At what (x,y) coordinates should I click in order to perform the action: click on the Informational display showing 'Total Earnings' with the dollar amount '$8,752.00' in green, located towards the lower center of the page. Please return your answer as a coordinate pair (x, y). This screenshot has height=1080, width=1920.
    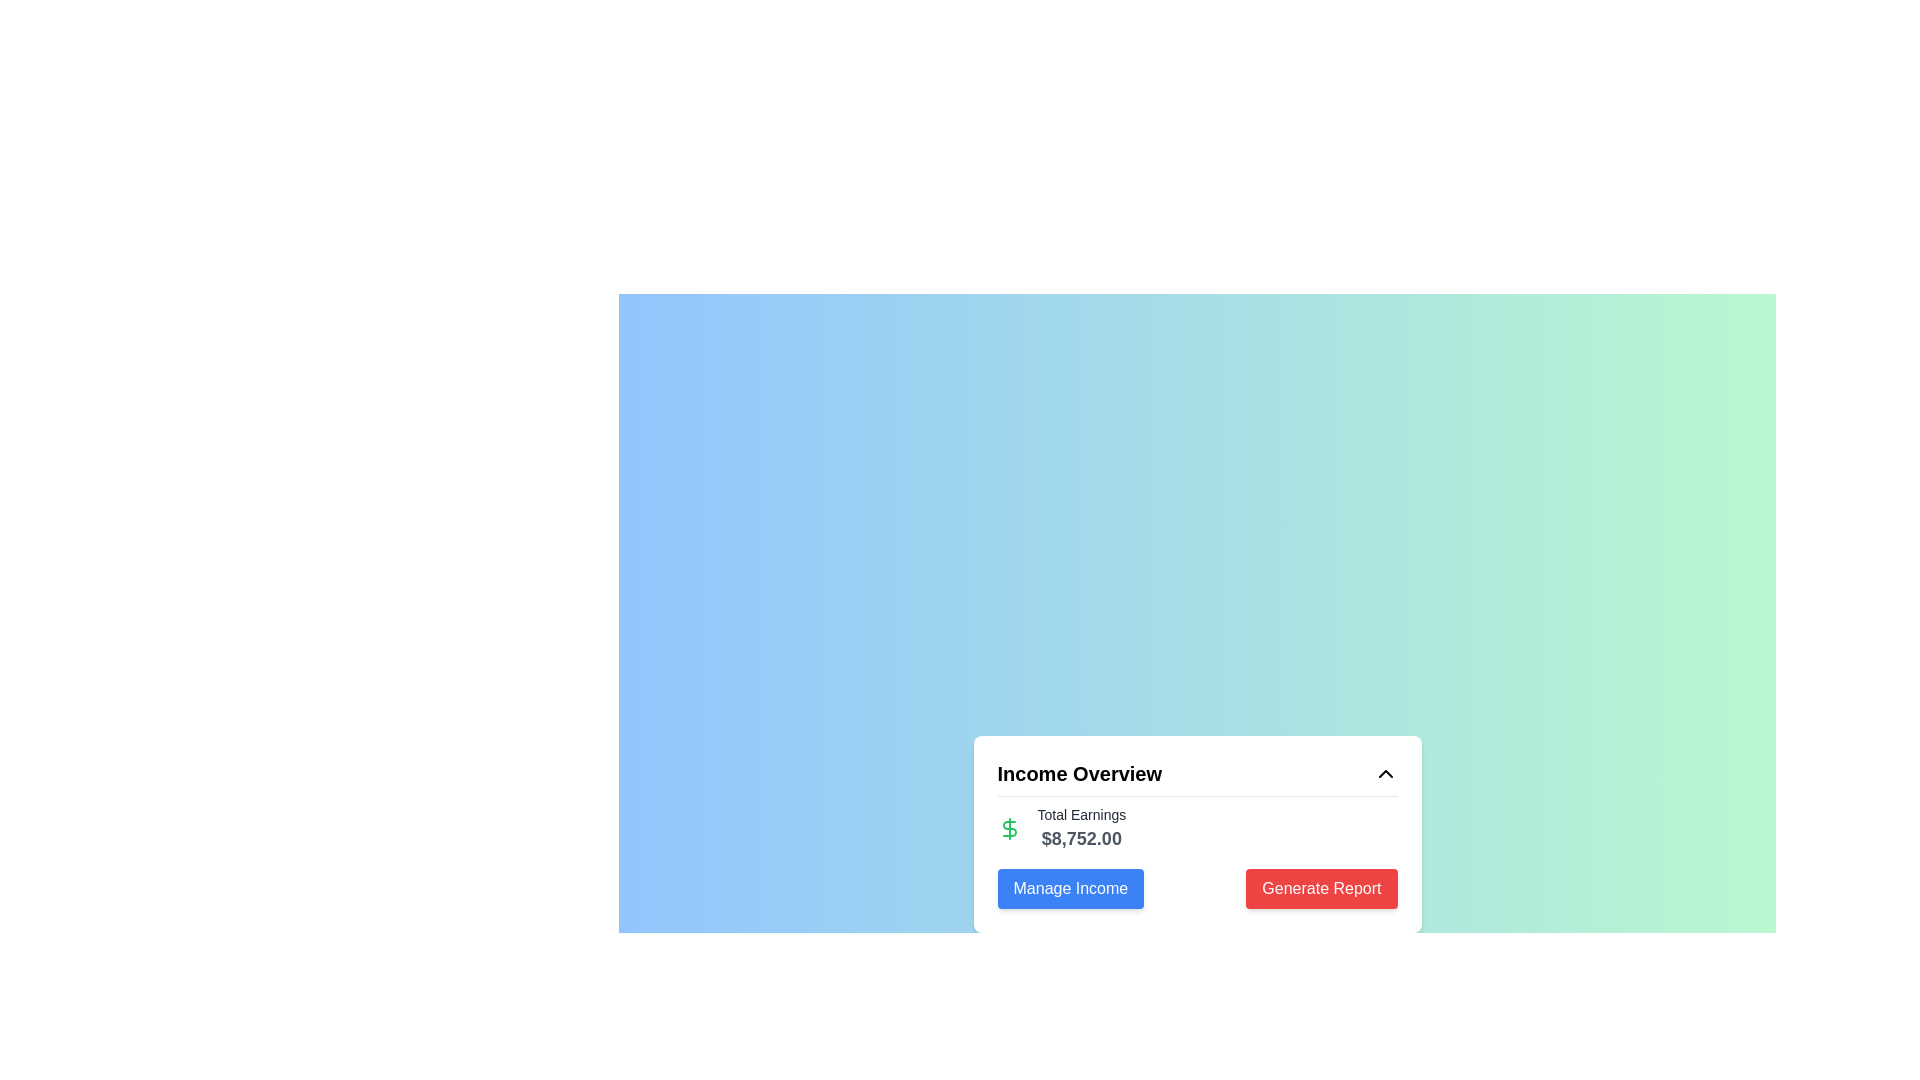
    Looking at the image, I should click on (1197, 828).